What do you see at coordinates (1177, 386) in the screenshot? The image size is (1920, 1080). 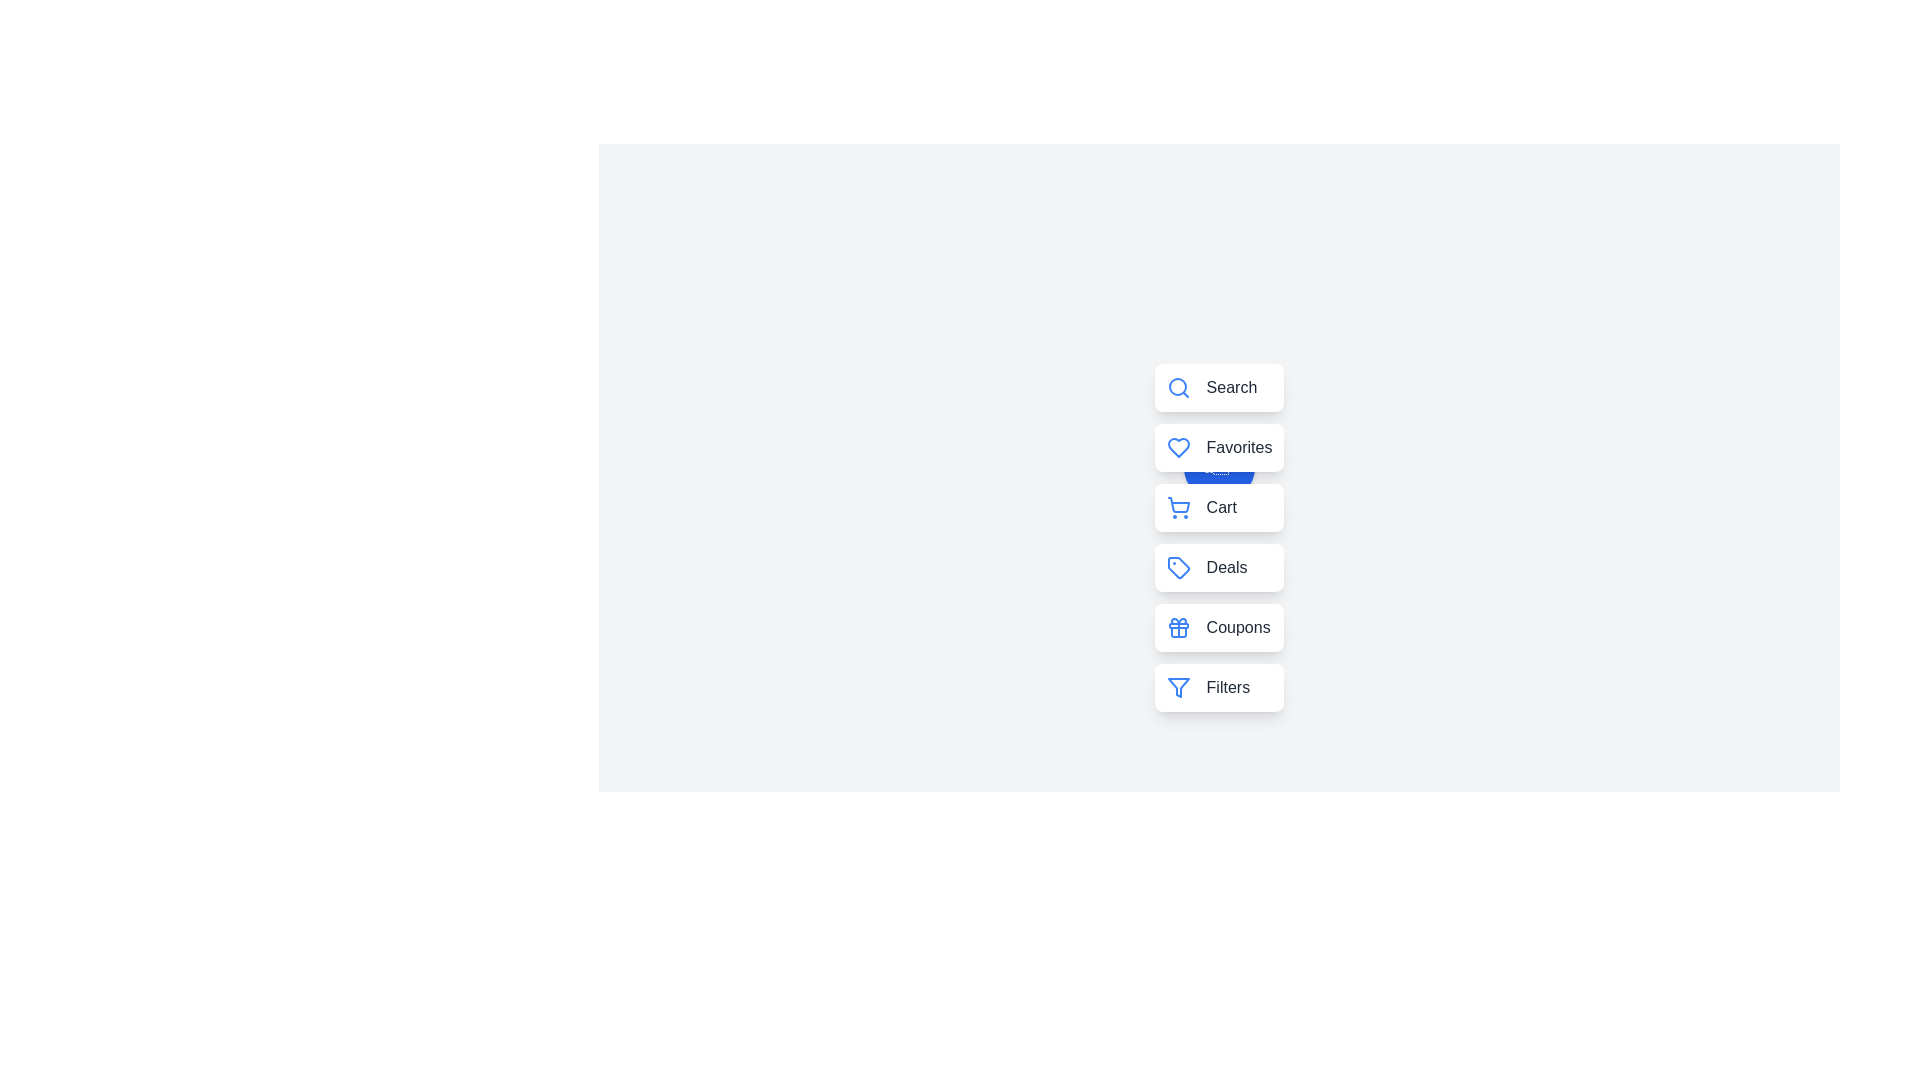 I see `the circle representing the lens of the magnifying glass icon to focus on the search functionality` at bounding box center [1177, 386].